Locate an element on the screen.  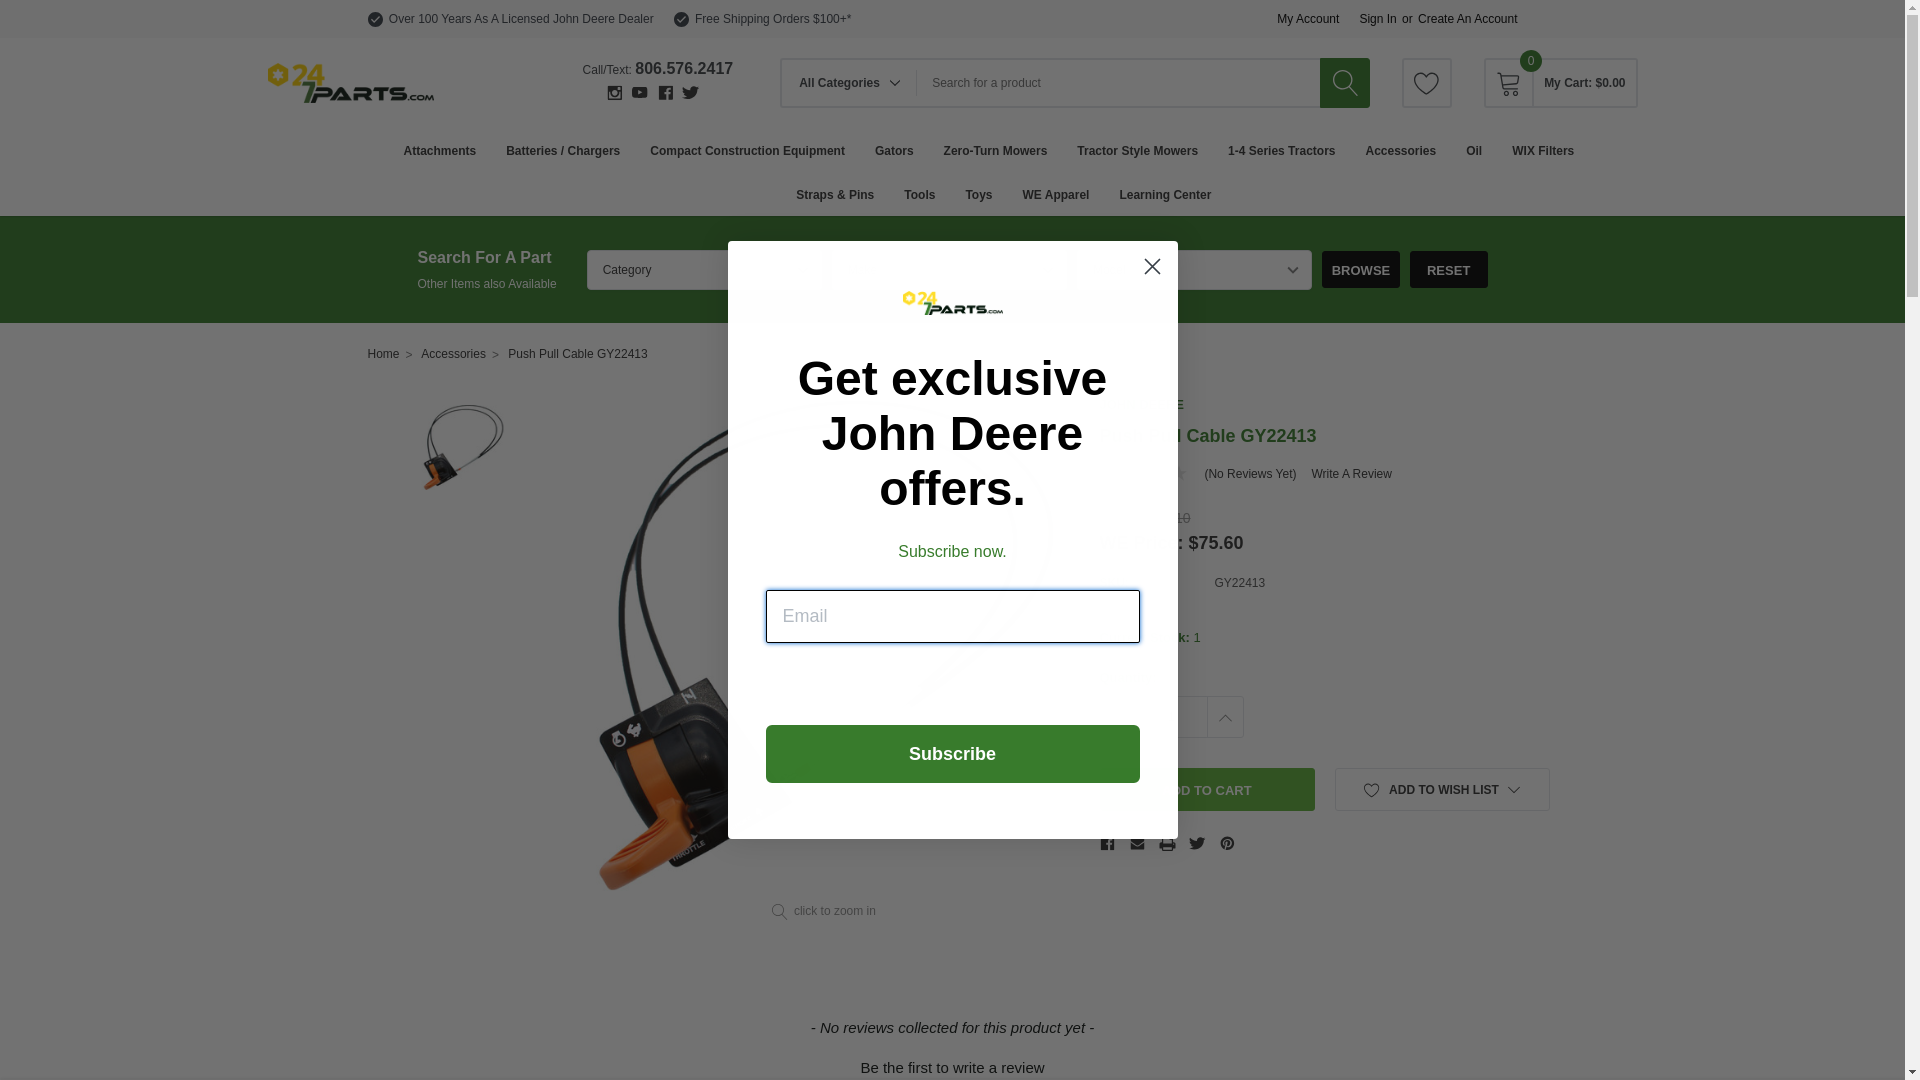
'Attachments' is located at coordinates (438, 149).